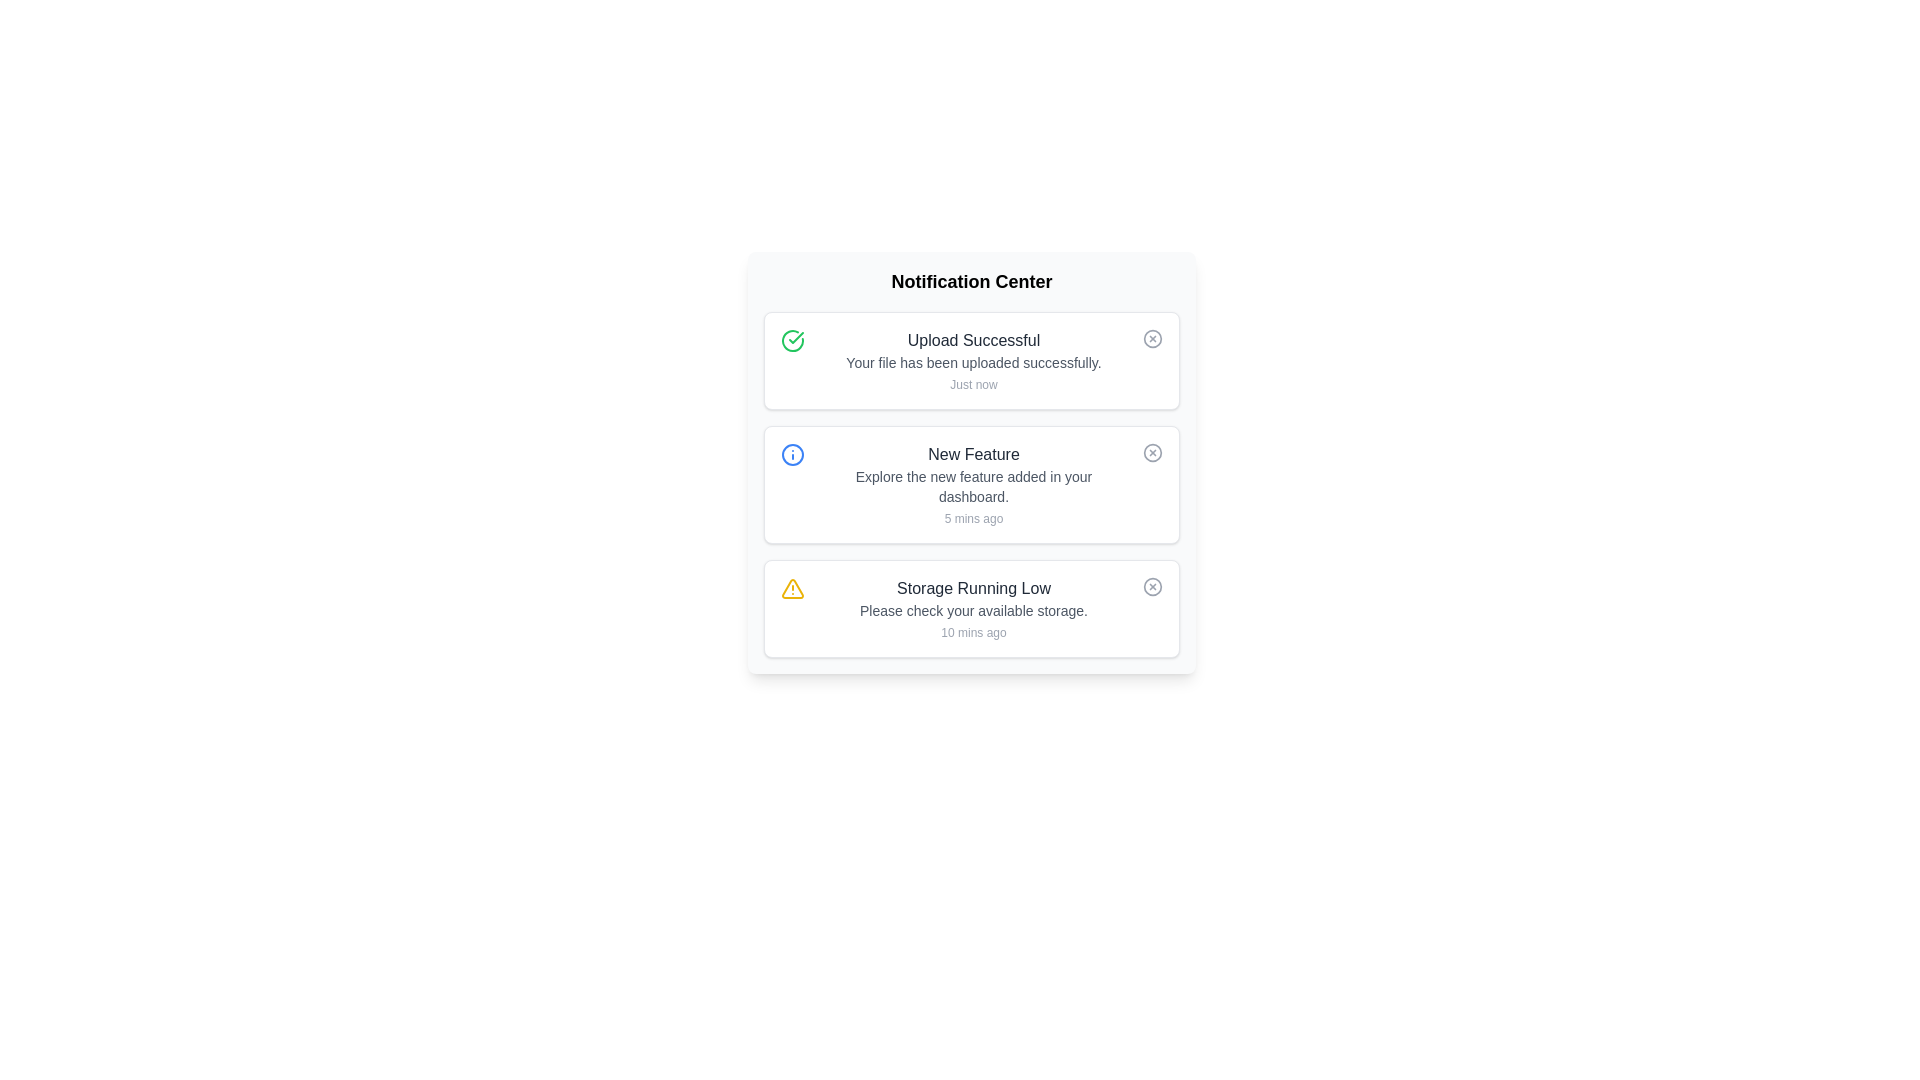 The height and width of the screenshot is (1080, 1920). What do you see at coordinates (1152, 338) in the screenshot?
I see `the status icon in the top-right corner of the 'Upload Successful' notification card within the notification center interface` at bounding box center [1152, 338].